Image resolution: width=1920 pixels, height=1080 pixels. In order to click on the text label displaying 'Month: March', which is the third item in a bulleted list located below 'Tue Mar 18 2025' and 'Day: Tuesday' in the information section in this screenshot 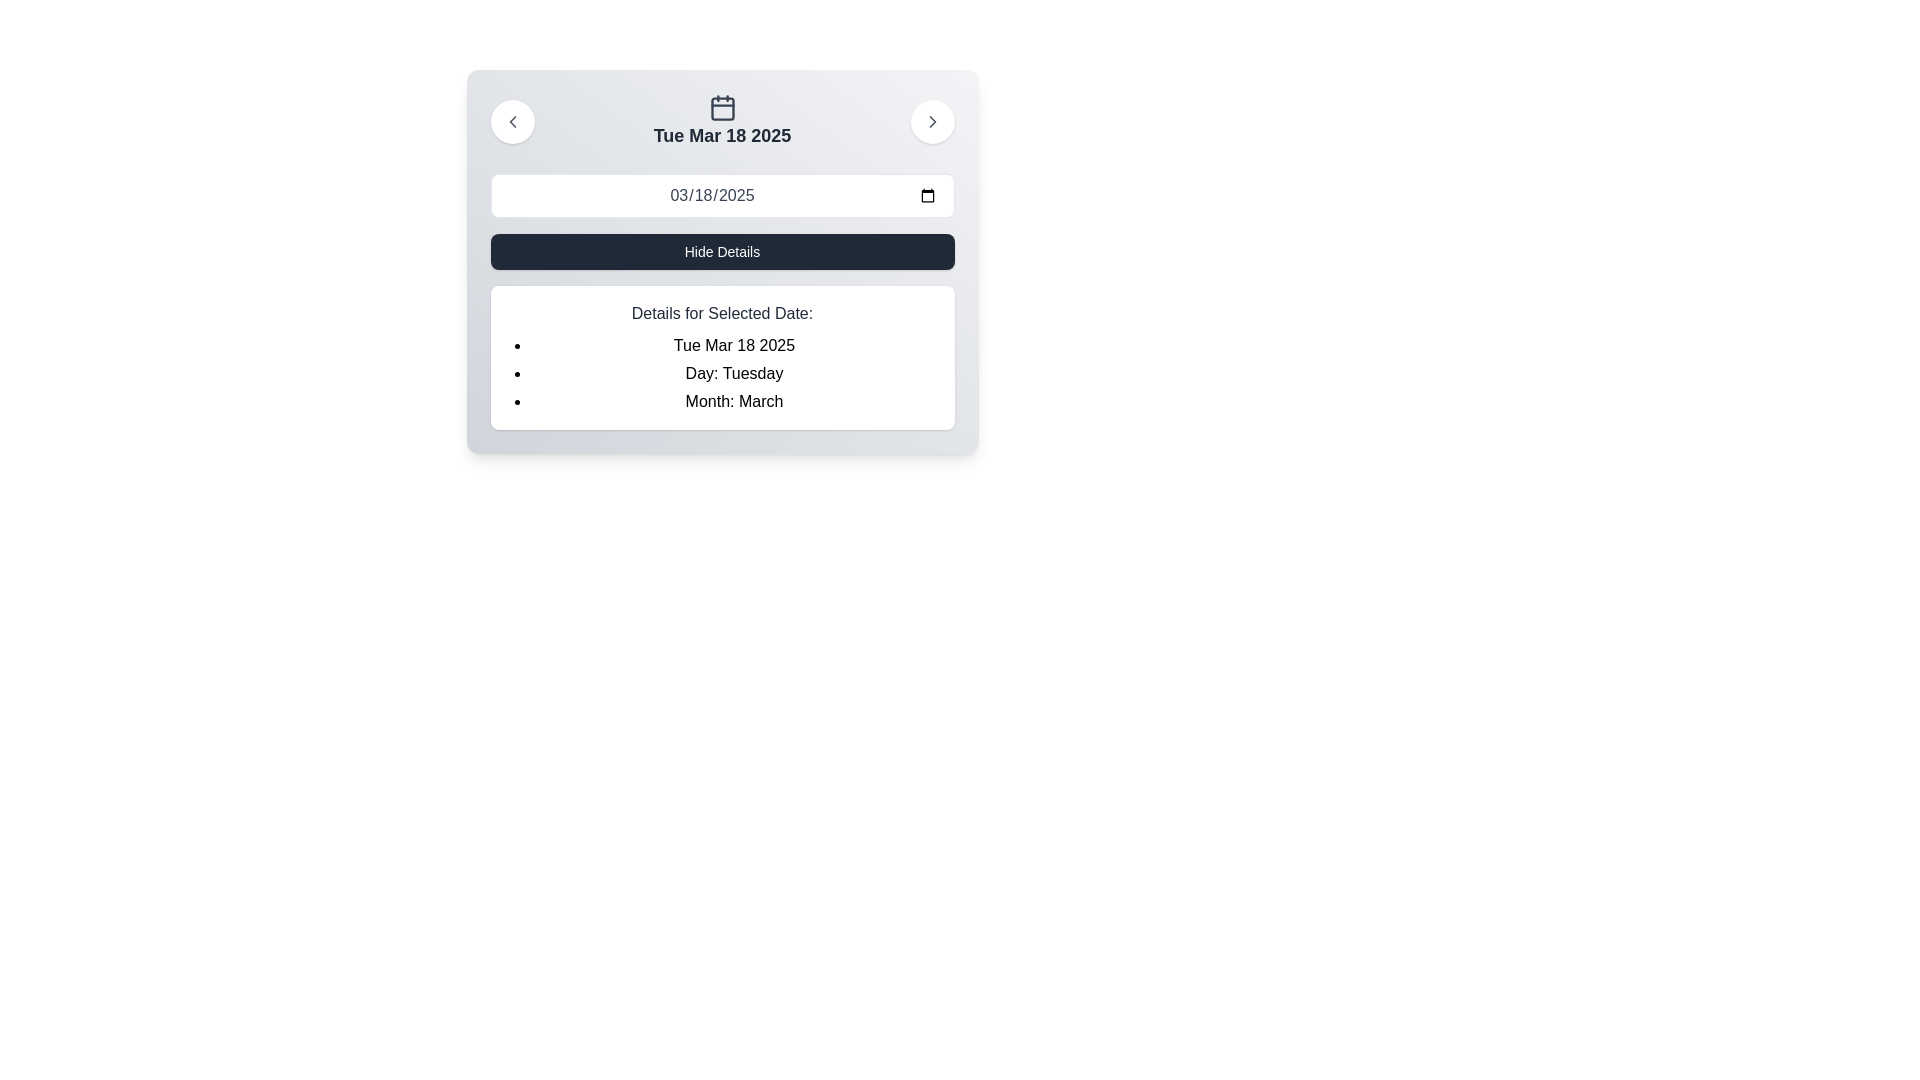, I will do `click(733, 401)`.